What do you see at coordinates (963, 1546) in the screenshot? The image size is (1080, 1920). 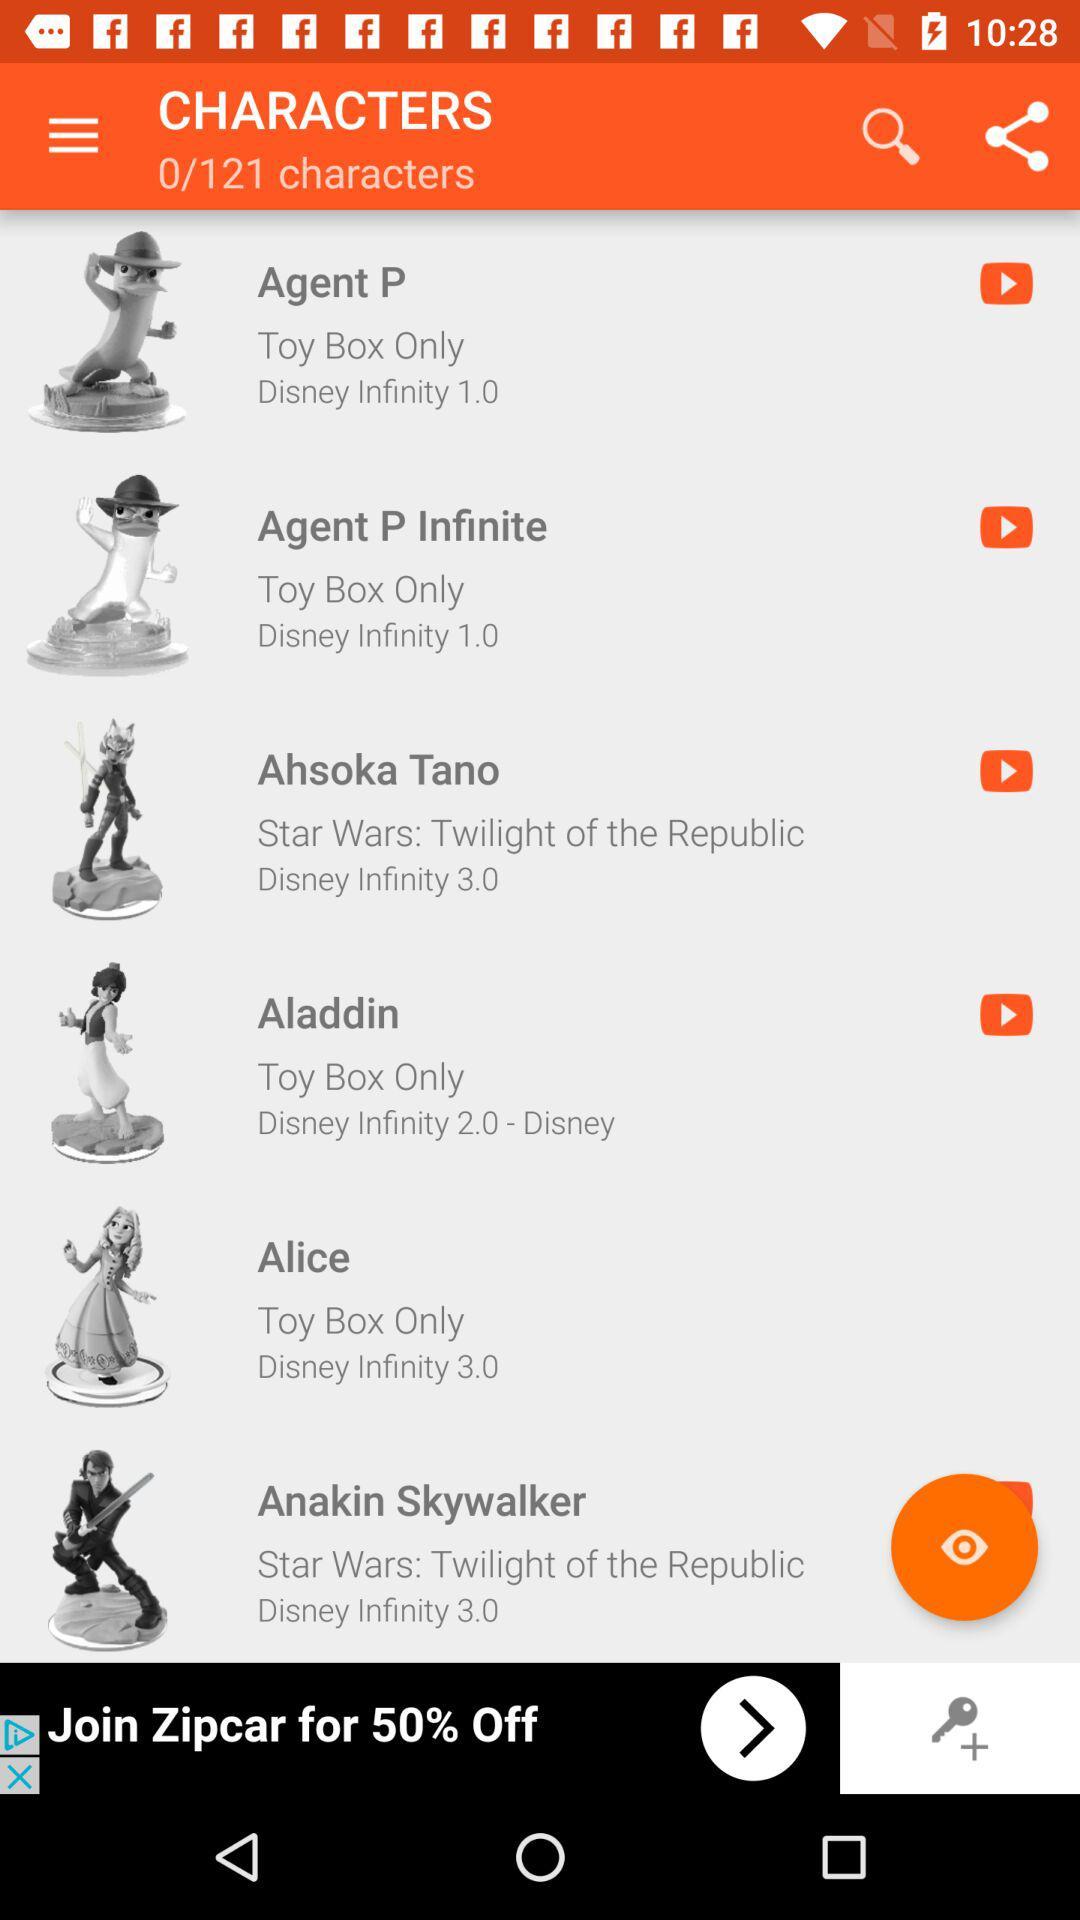 I see `more` at bounding box center [963, 1546].